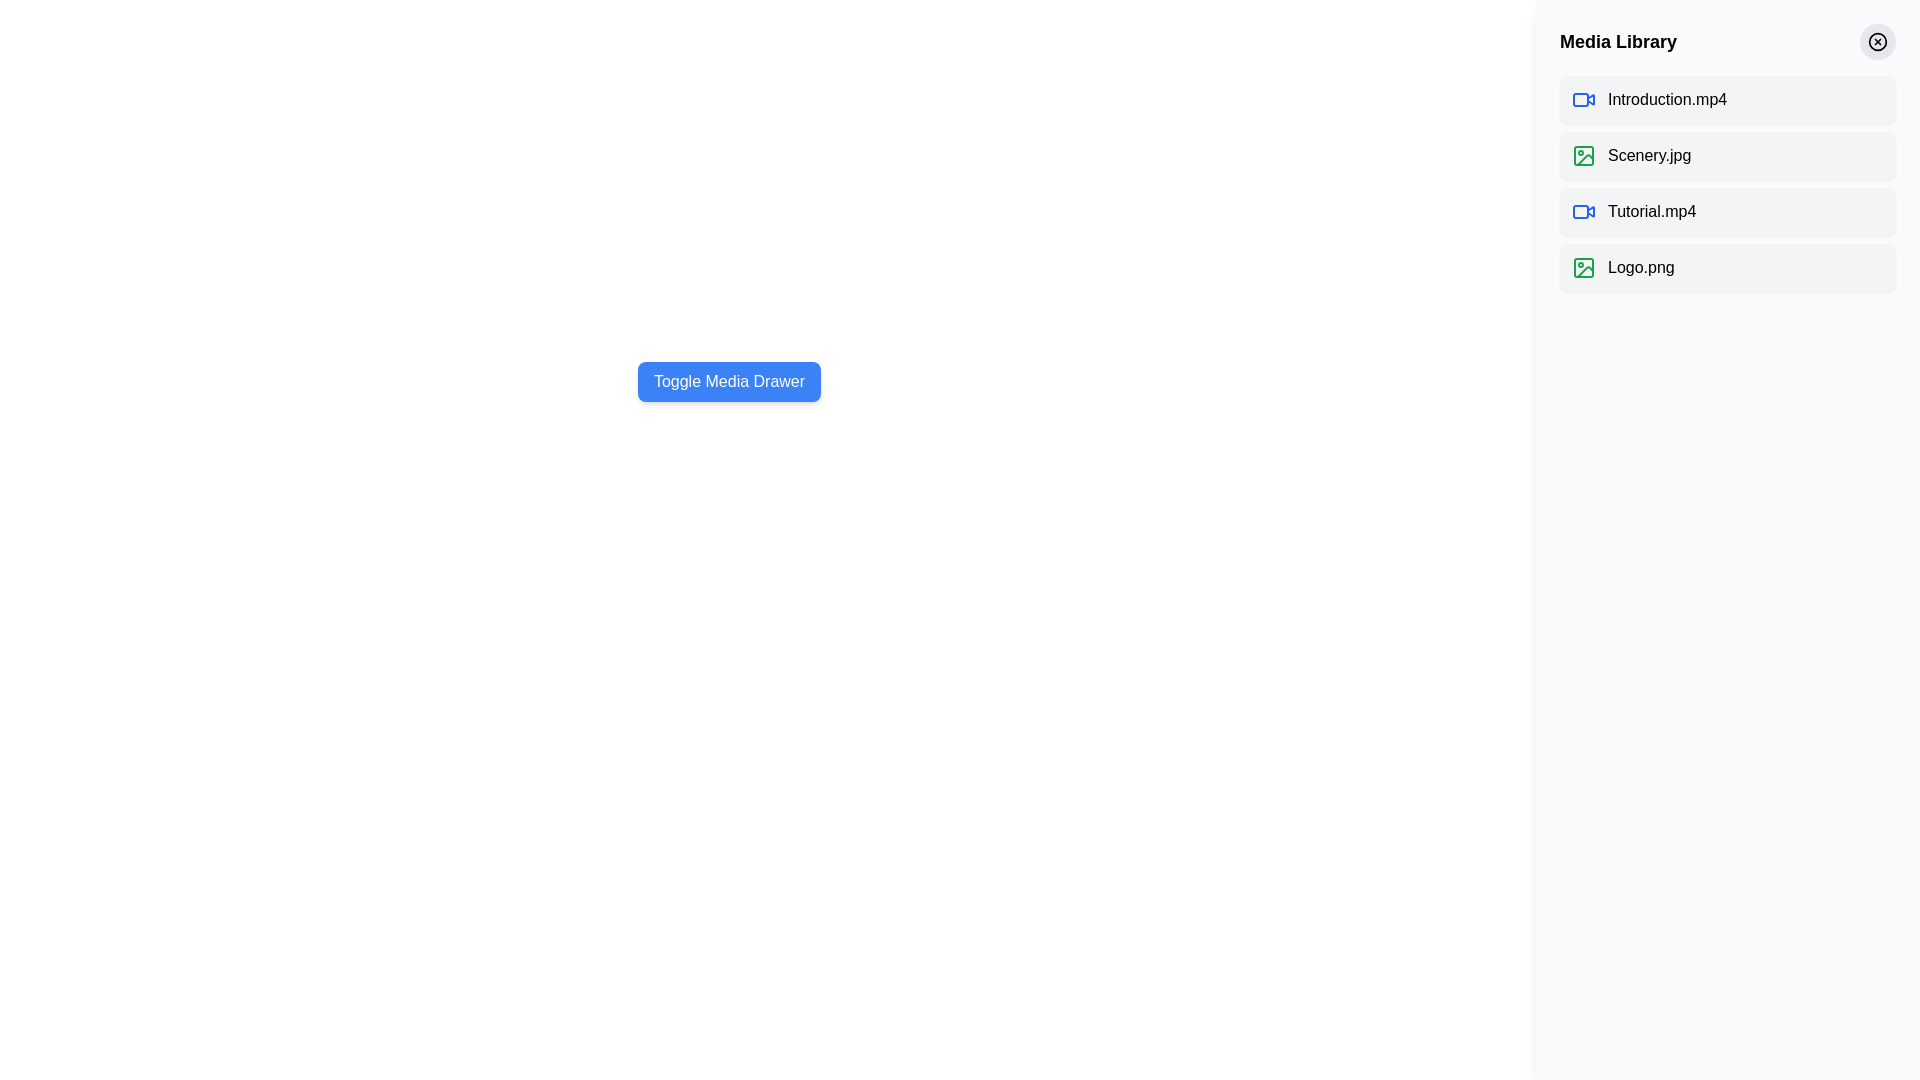 The image size is (1920, 1080). What do you see at coordinates (1876, 42) in the screenshot?
I see `the center of the dismiss button located on the right-hand side of the Media Library panel` at bounding box center [1876, 42].